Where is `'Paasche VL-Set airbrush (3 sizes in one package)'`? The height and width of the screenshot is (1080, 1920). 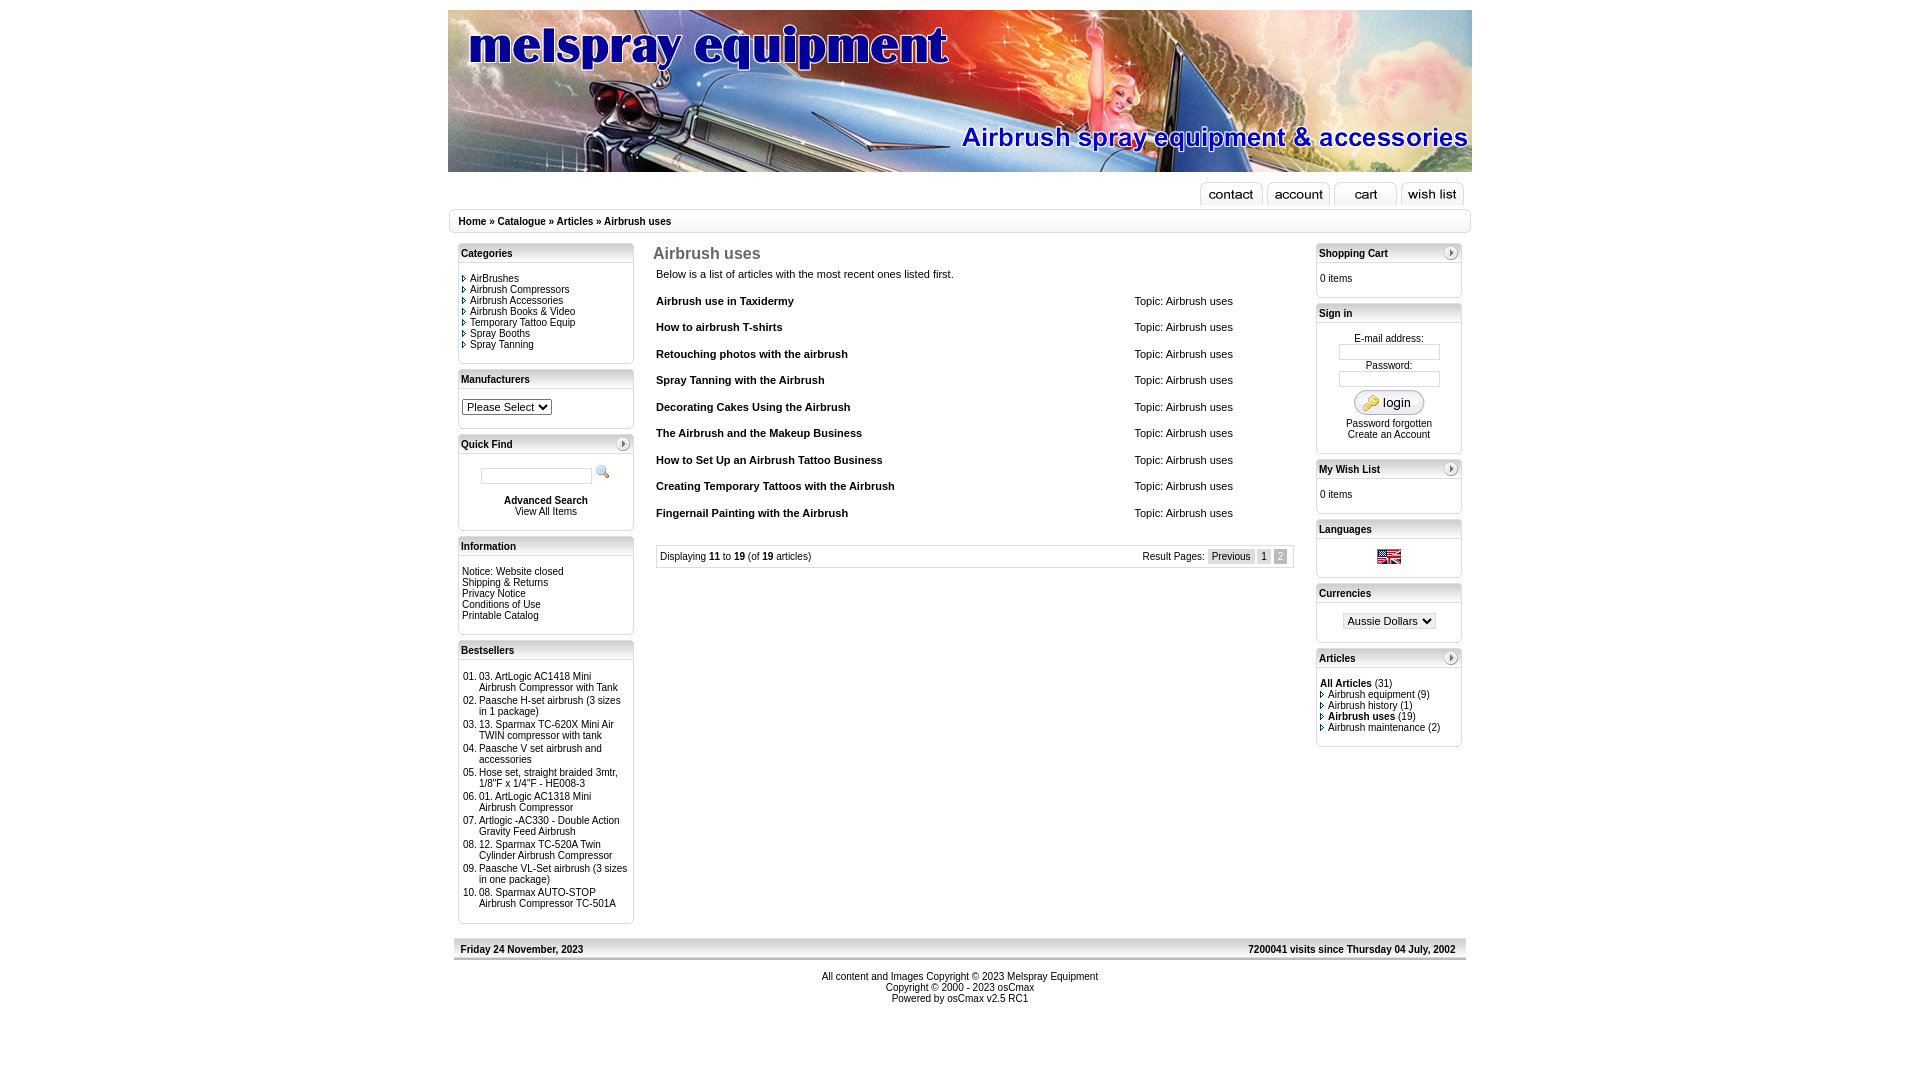
'Paasche VL-Set airbrush (3 sizes in one package)' is located at coordinates (478, 873).